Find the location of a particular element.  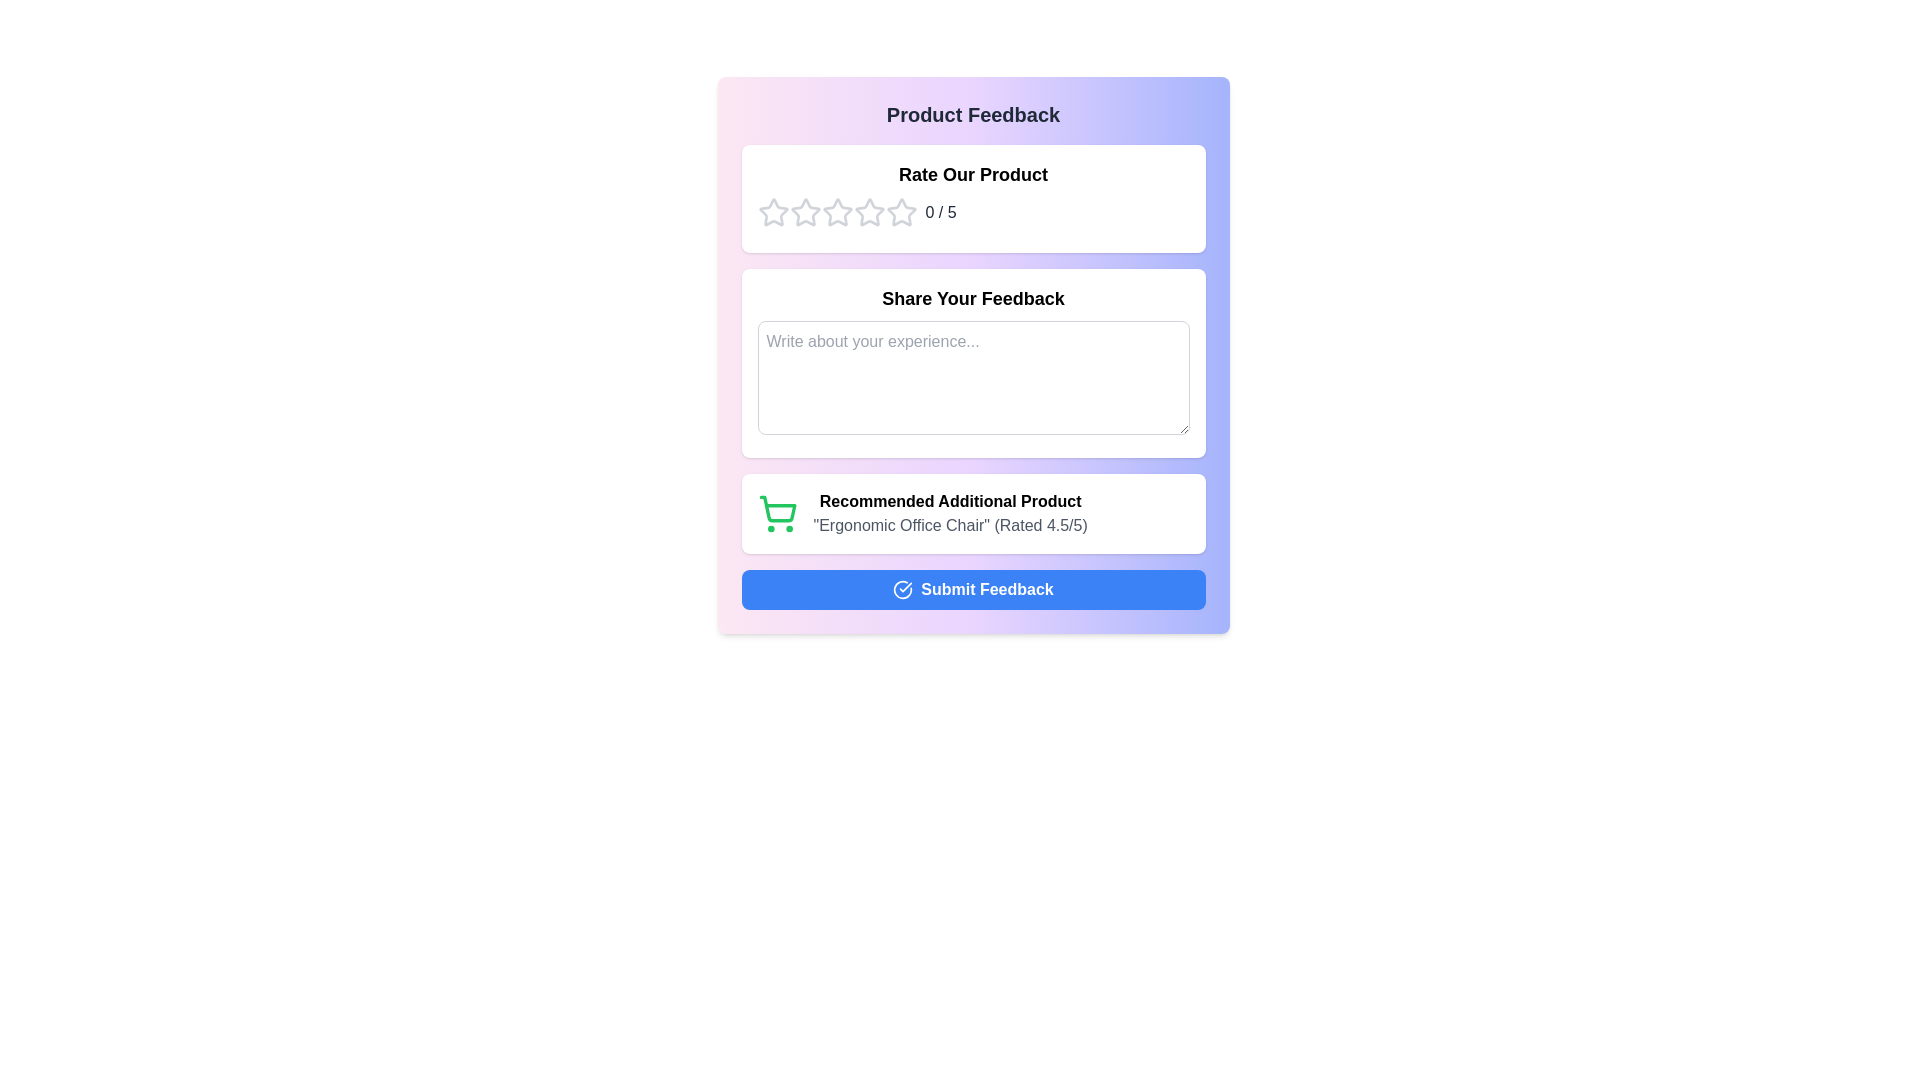

the second star icon in the five-star rating system is located at coordinates (869, 212).